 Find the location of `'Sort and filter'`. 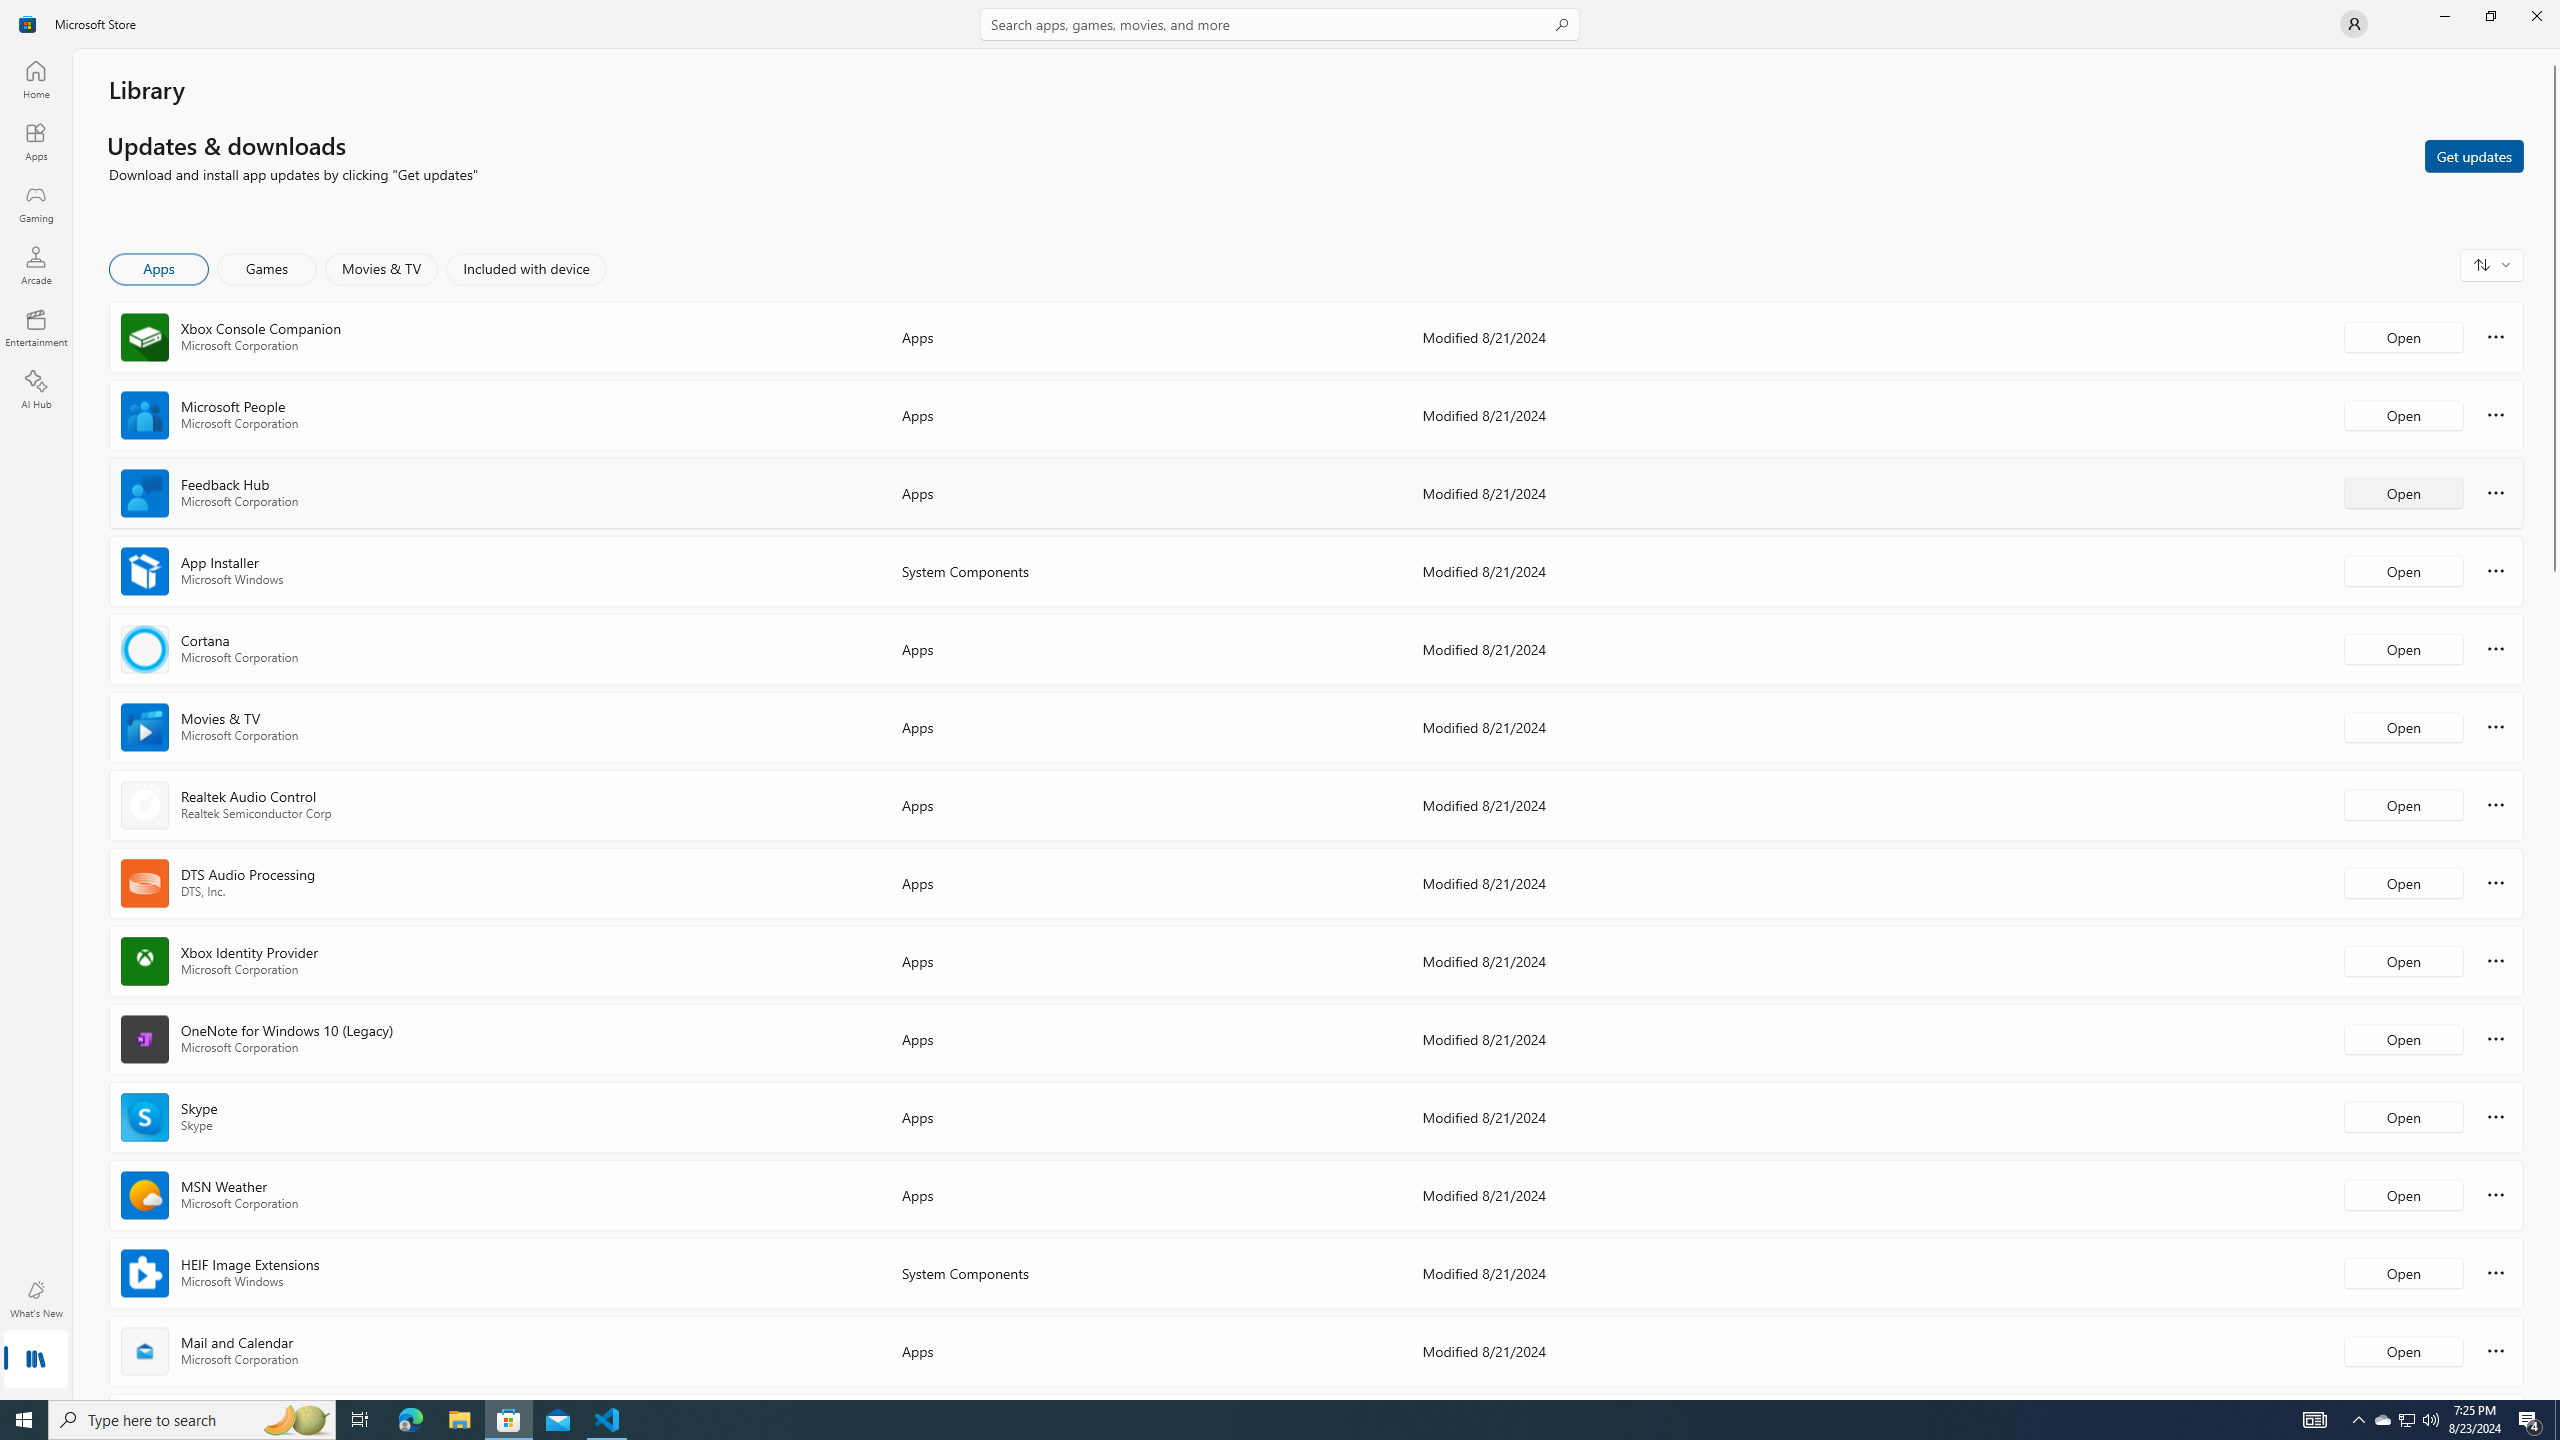

'Sort and filter' is located at coordinates (2491, 264).